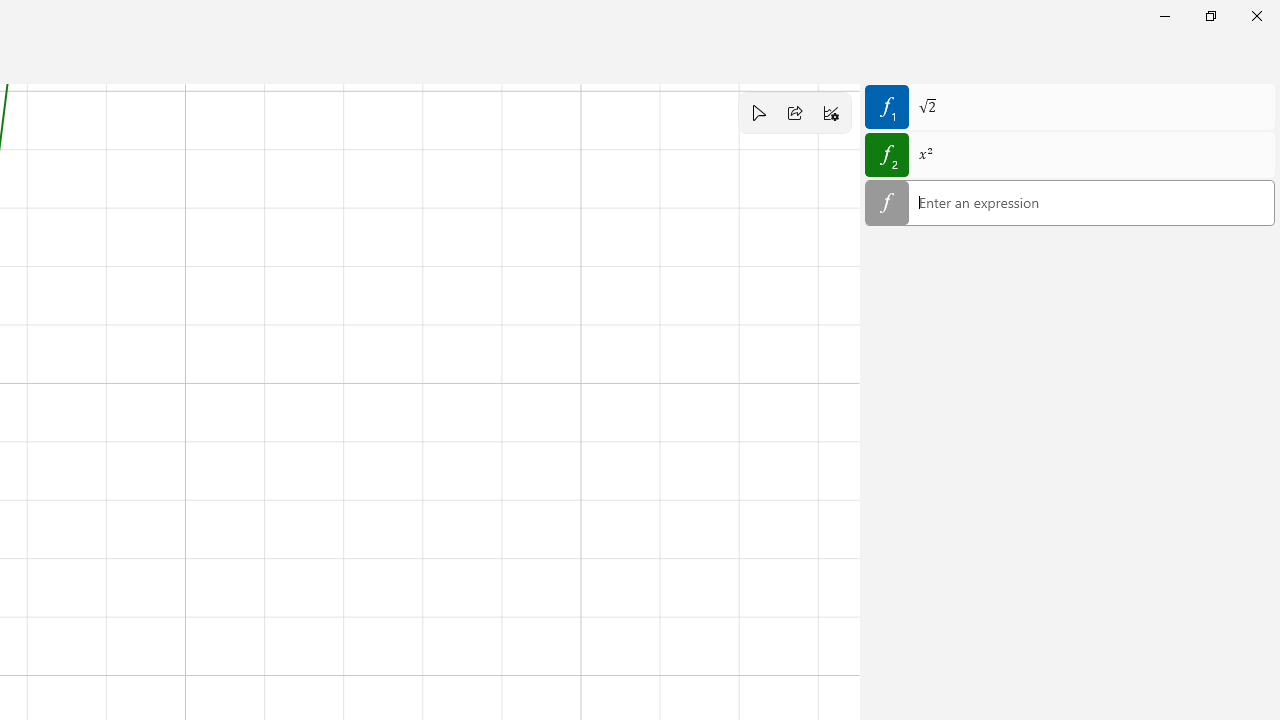 The height and width of the screenshot is (720, 1280). Describe the element at coordinates (886, 202) in the screenshot. I see `'Hide equation 3'` at that location.